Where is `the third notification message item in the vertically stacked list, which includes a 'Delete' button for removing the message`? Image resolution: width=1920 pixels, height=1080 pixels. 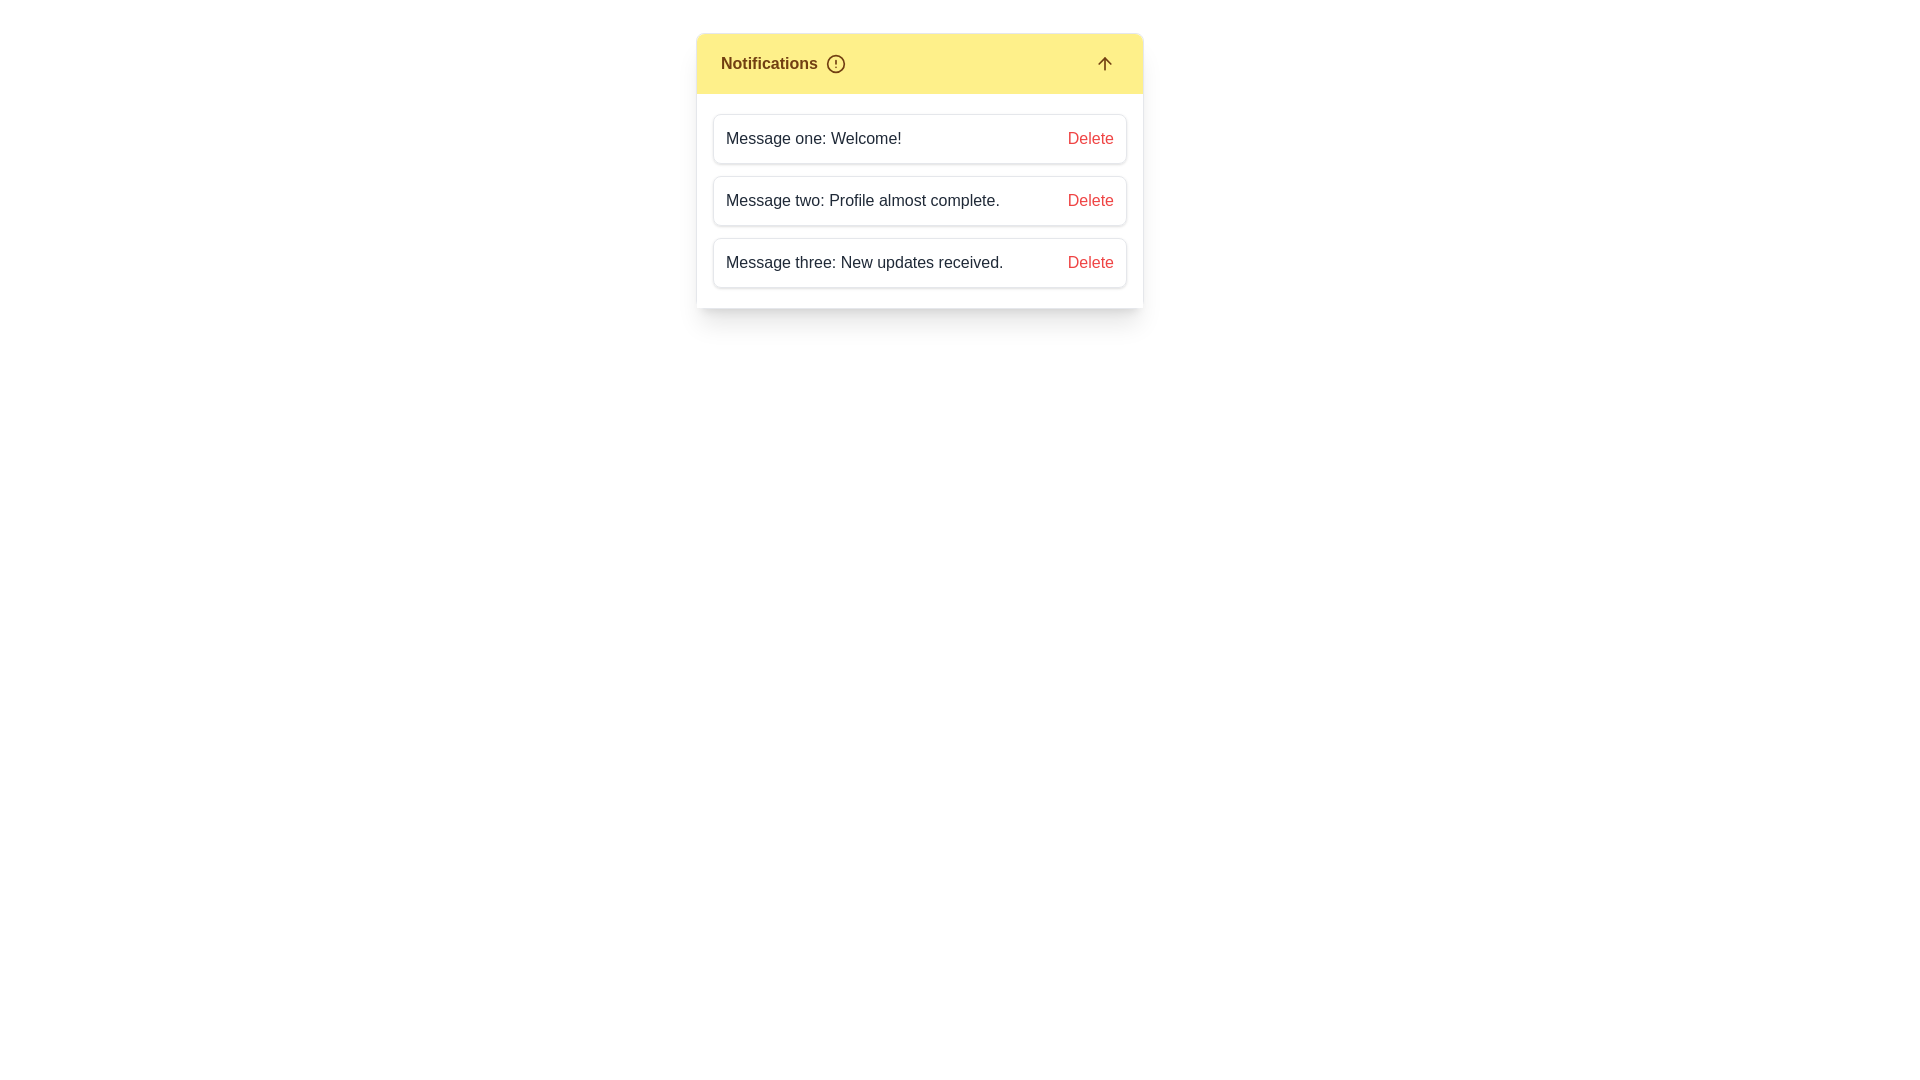
the third notification message item in the vertically stacked list, which includes a 'Delete' button for removing the message is located at coordinates (919, 261).